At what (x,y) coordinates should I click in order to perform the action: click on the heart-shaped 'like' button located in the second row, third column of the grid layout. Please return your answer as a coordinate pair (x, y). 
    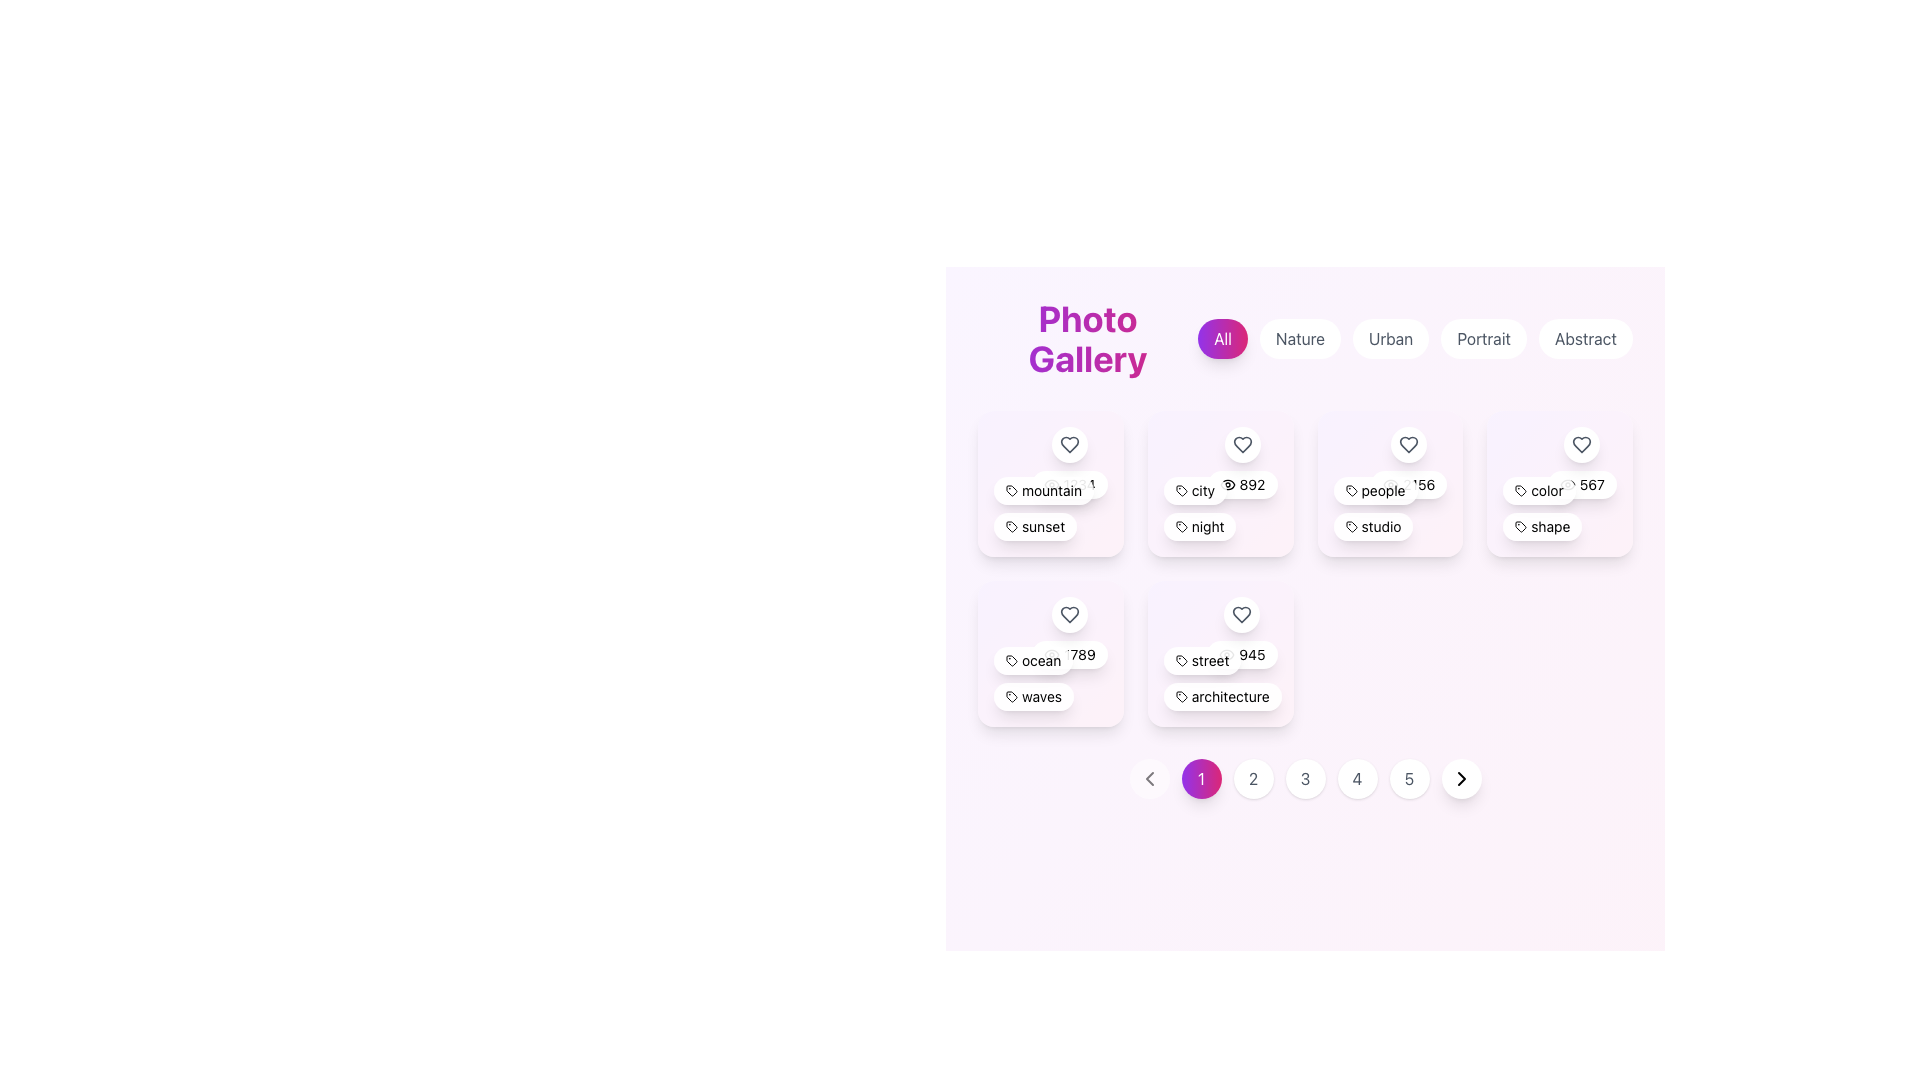
    Looking at the image, I should click on (1241, 613).